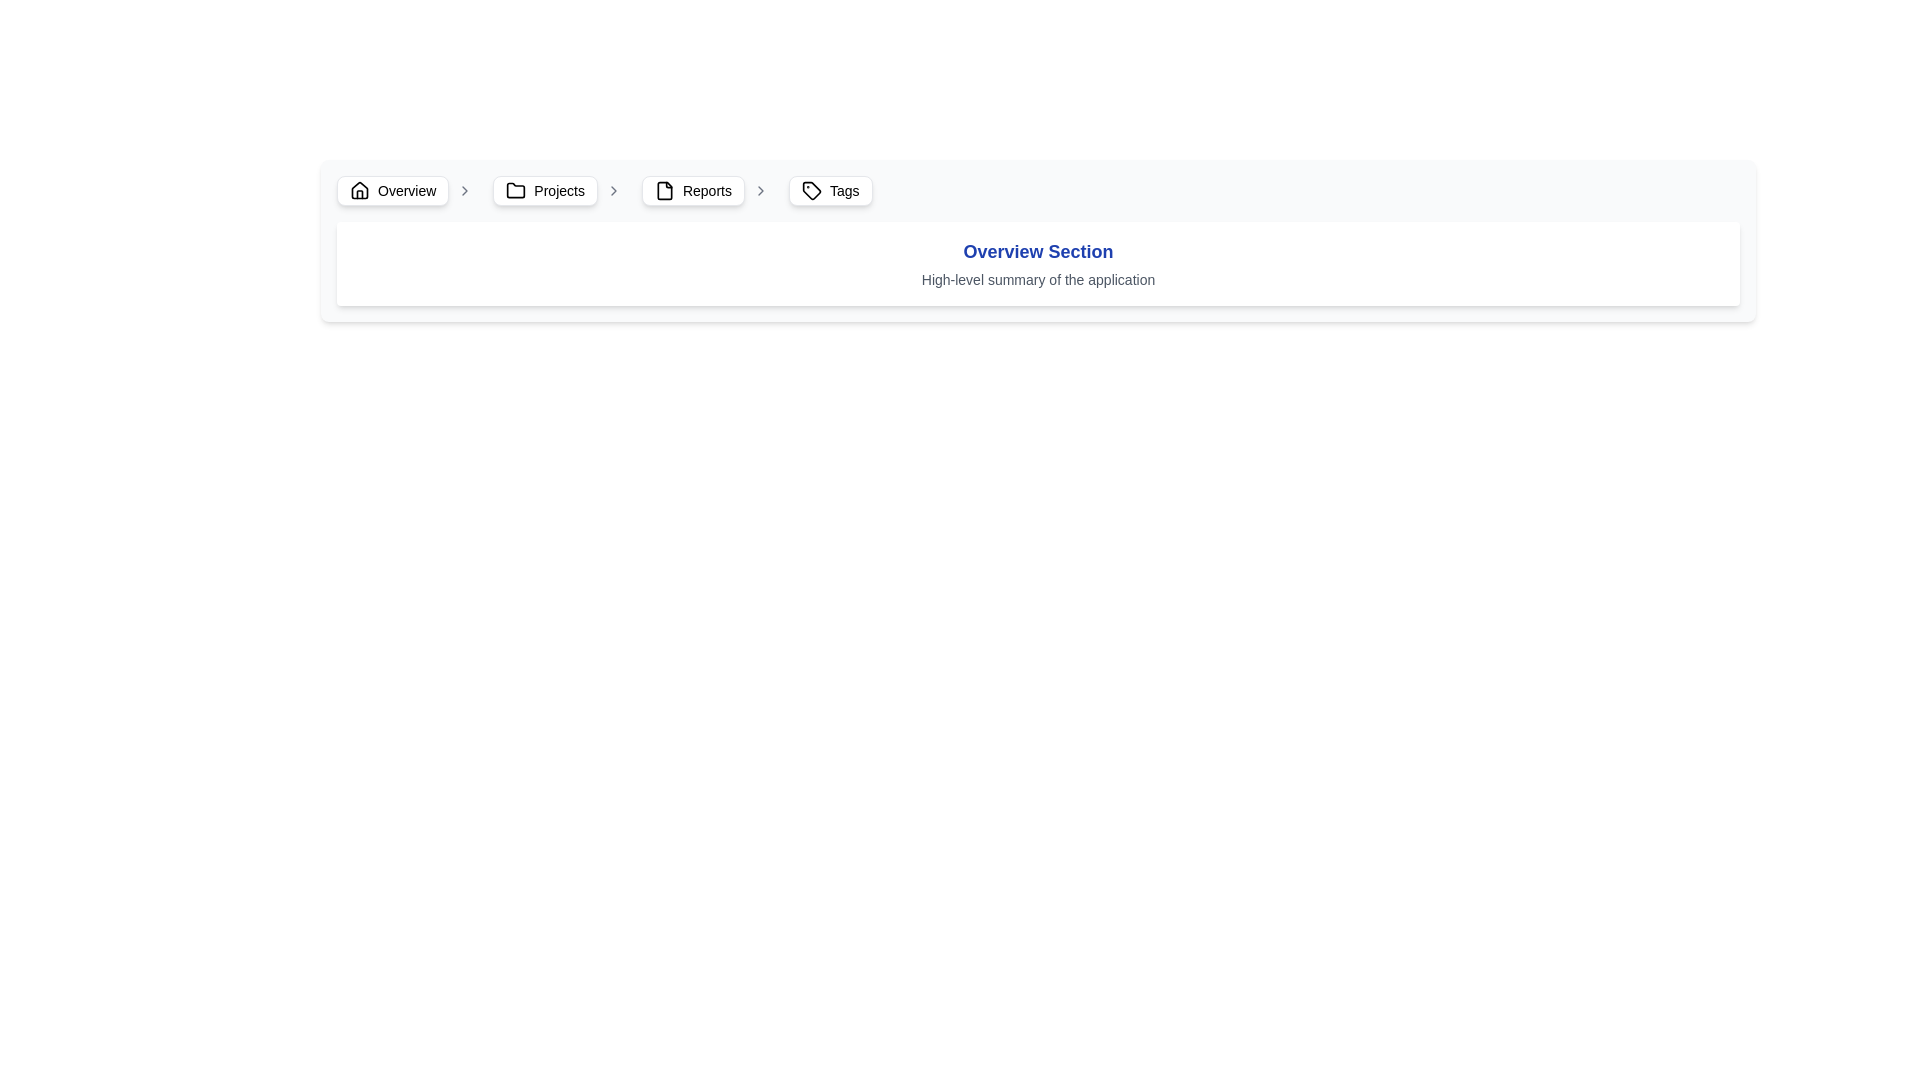 The image size is (1920, 1080). Describe the element at coordinates (360, 189) in the screenshot. I see `the home icon in the breadcrumb navigation bar located at the top-left corner` at that location.